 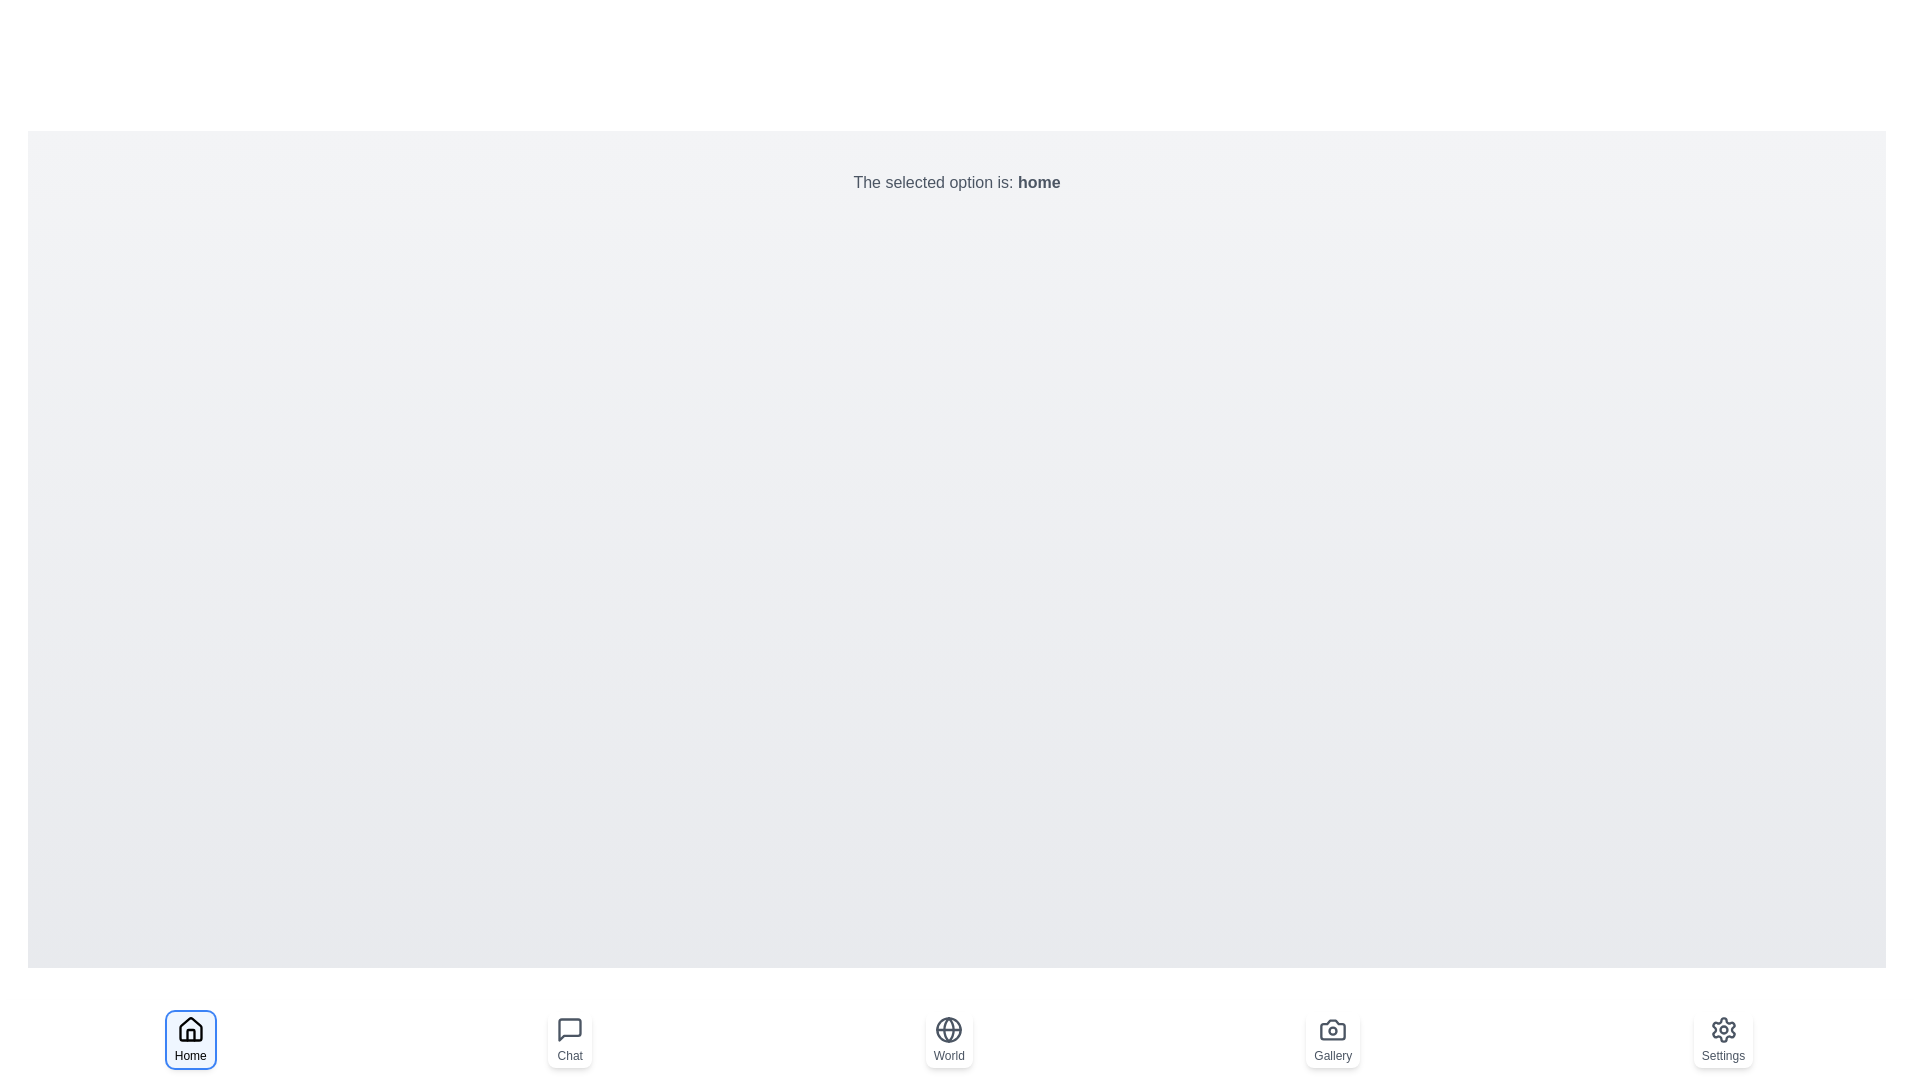 What do you see at coordinates (948, 1039) in the screenshot?
I see `the World button to observe the visual changes` at bounding box center [948, 1039].